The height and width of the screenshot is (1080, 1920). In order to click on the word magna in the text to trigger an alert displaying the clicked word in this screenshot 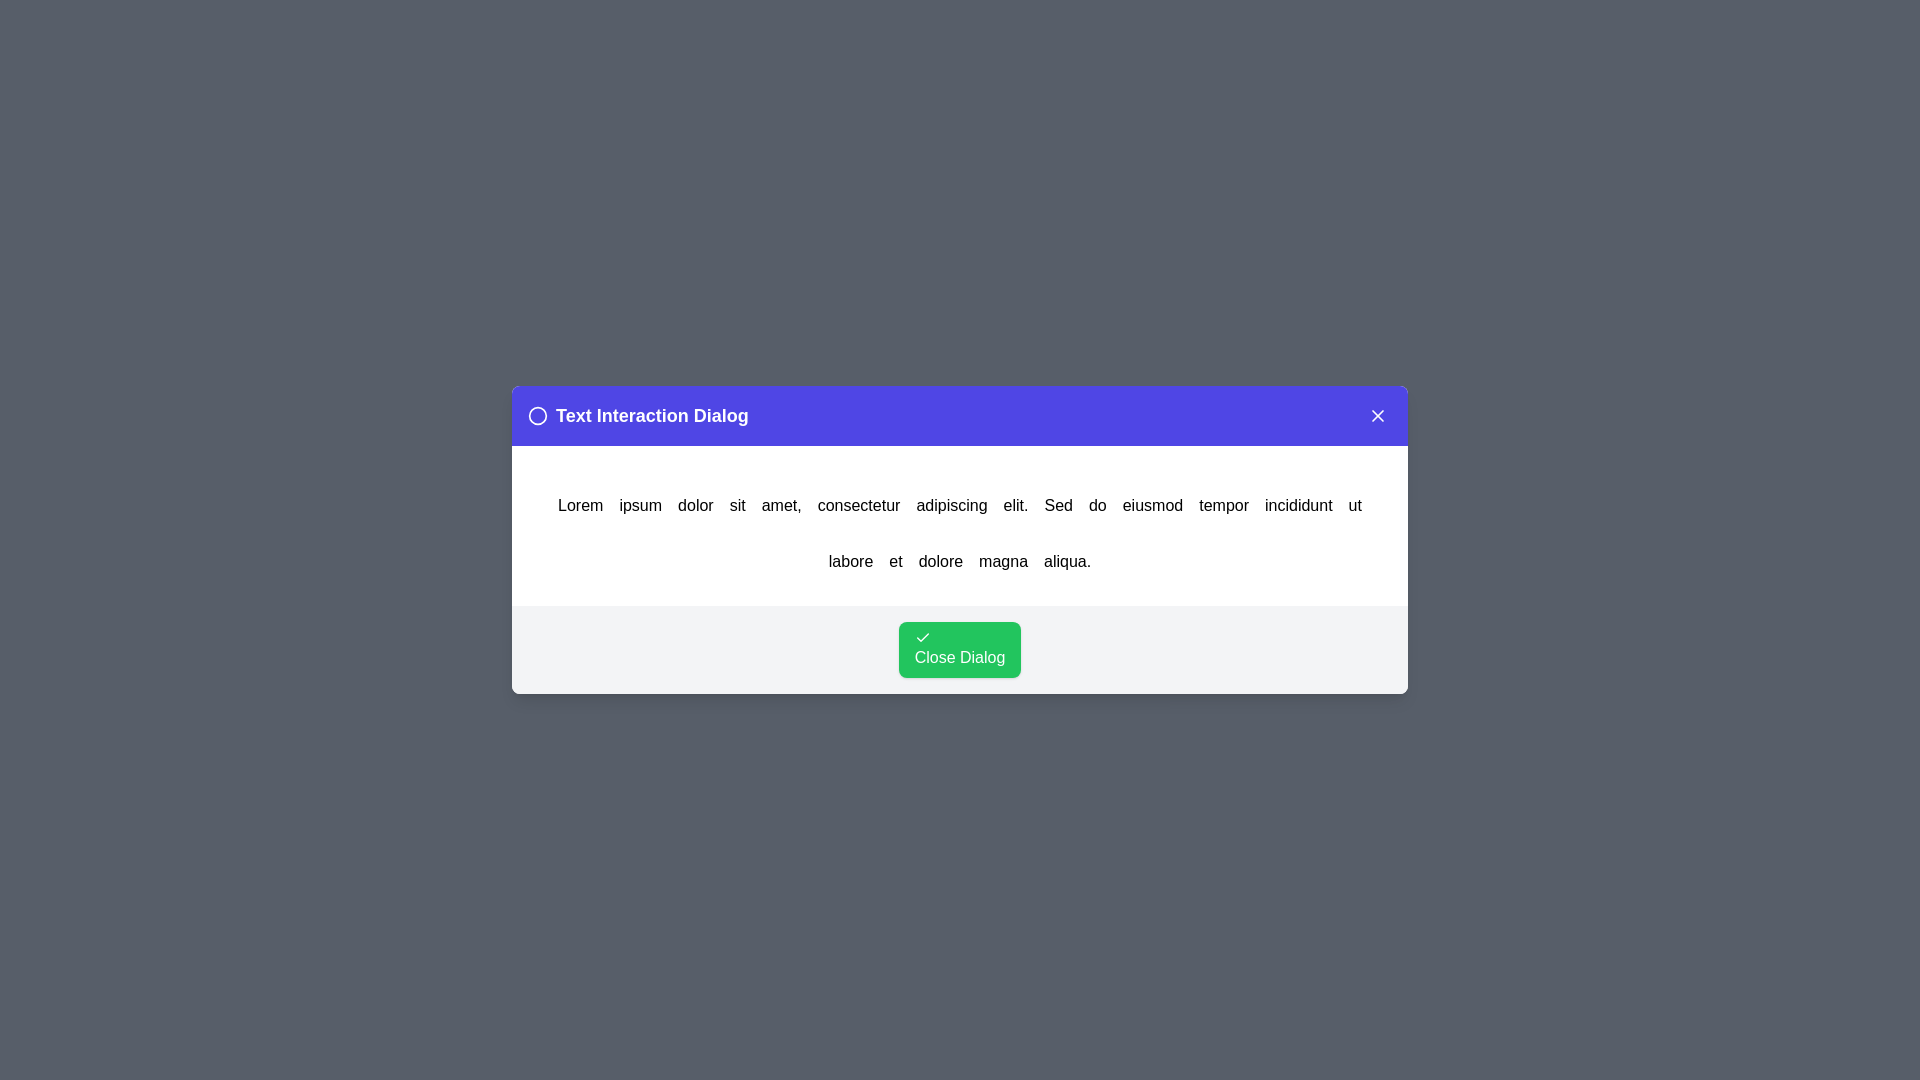, I will do `click(1003, 562)`.